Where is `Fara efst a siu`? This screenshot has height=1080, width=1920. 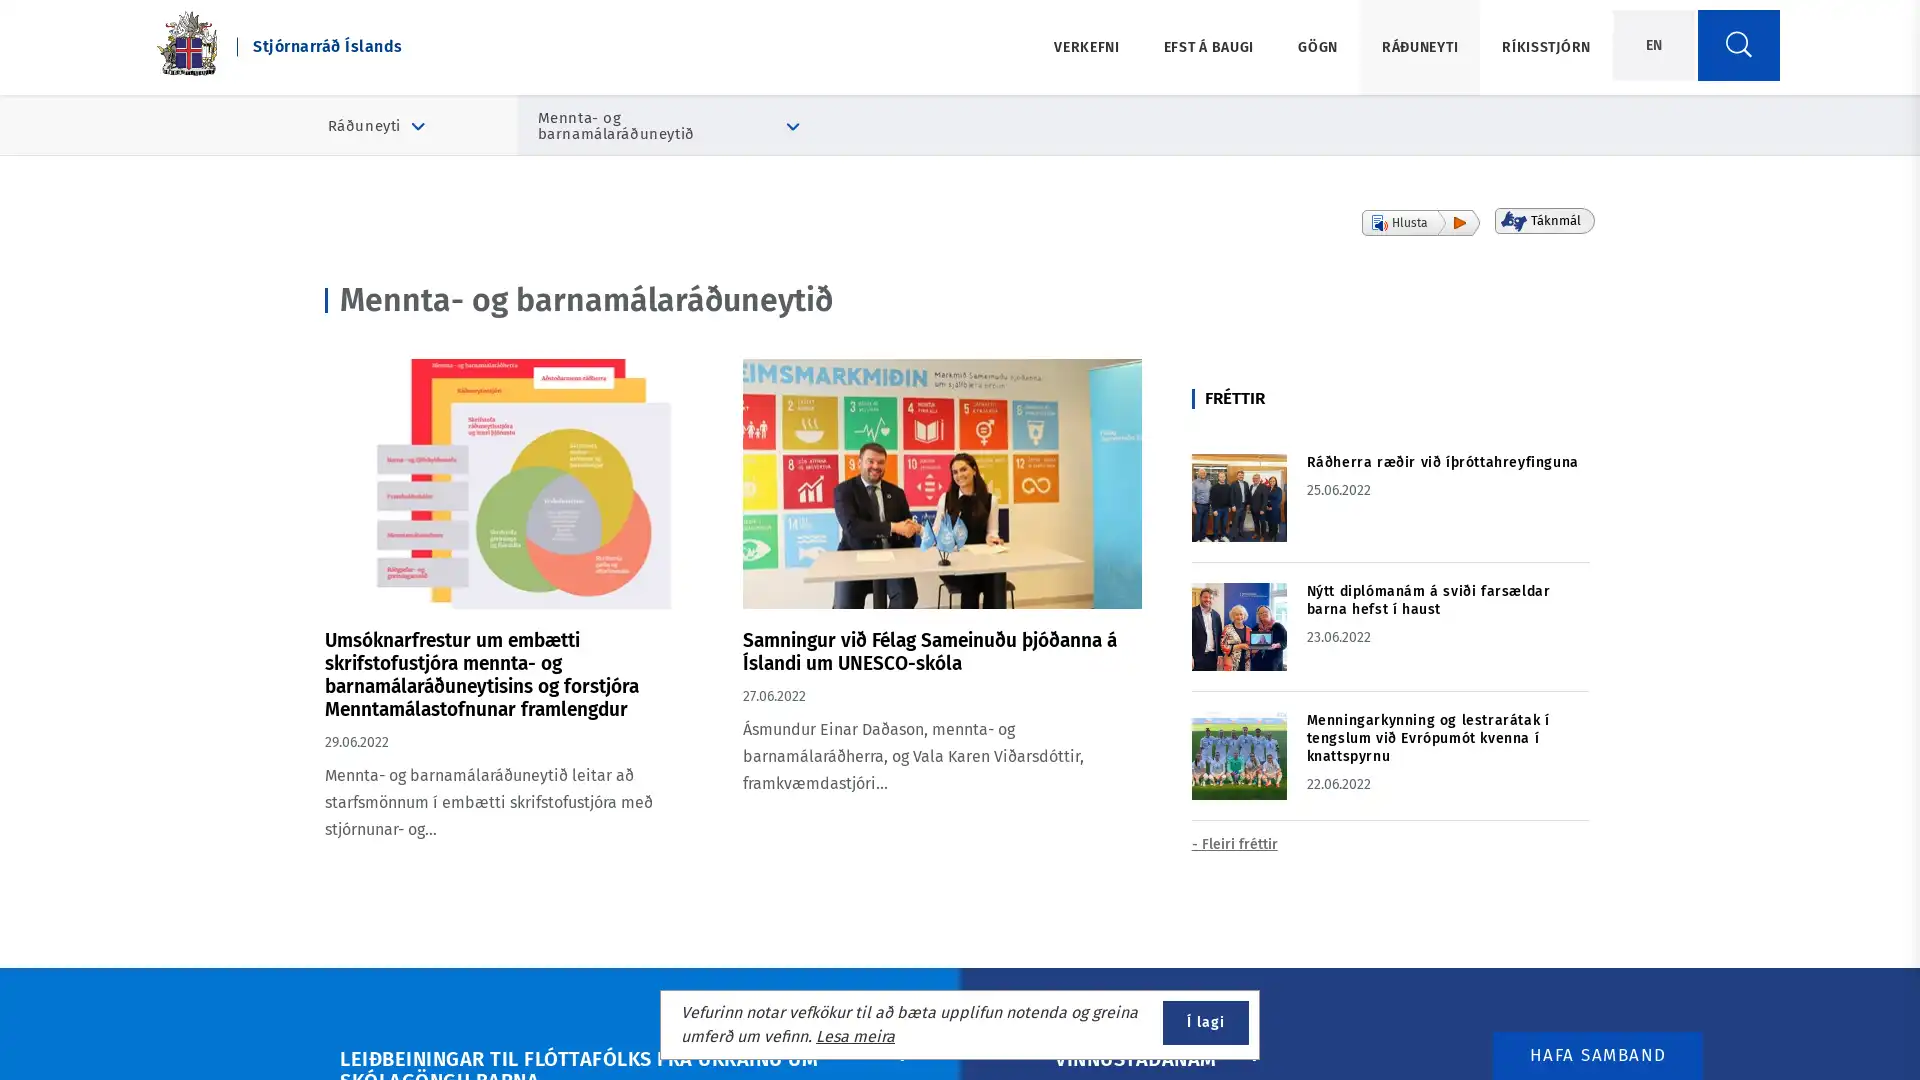
Fara efst a siu is located at coordinates (1843, 1014).